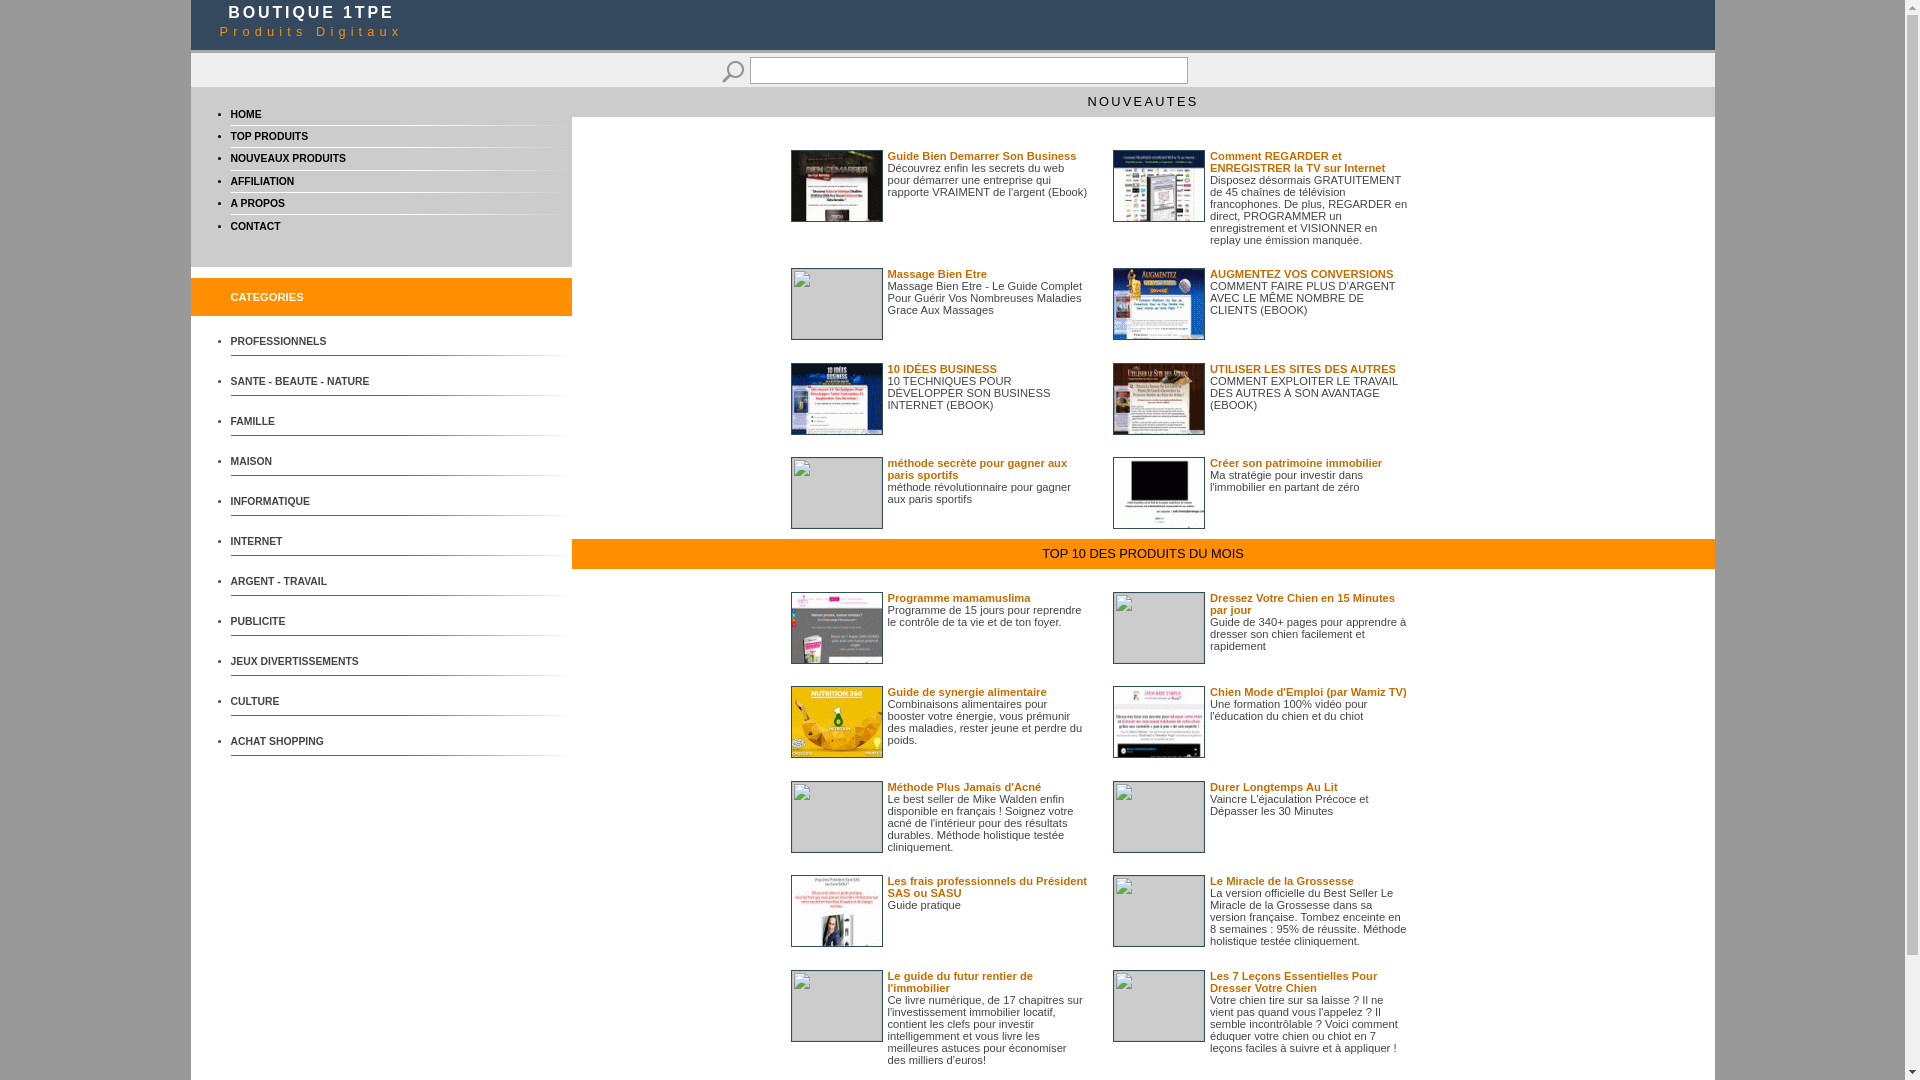 This screenshot has width=1920, height=1080. I want to click on 'PUBLICITE', so click(304, 620).